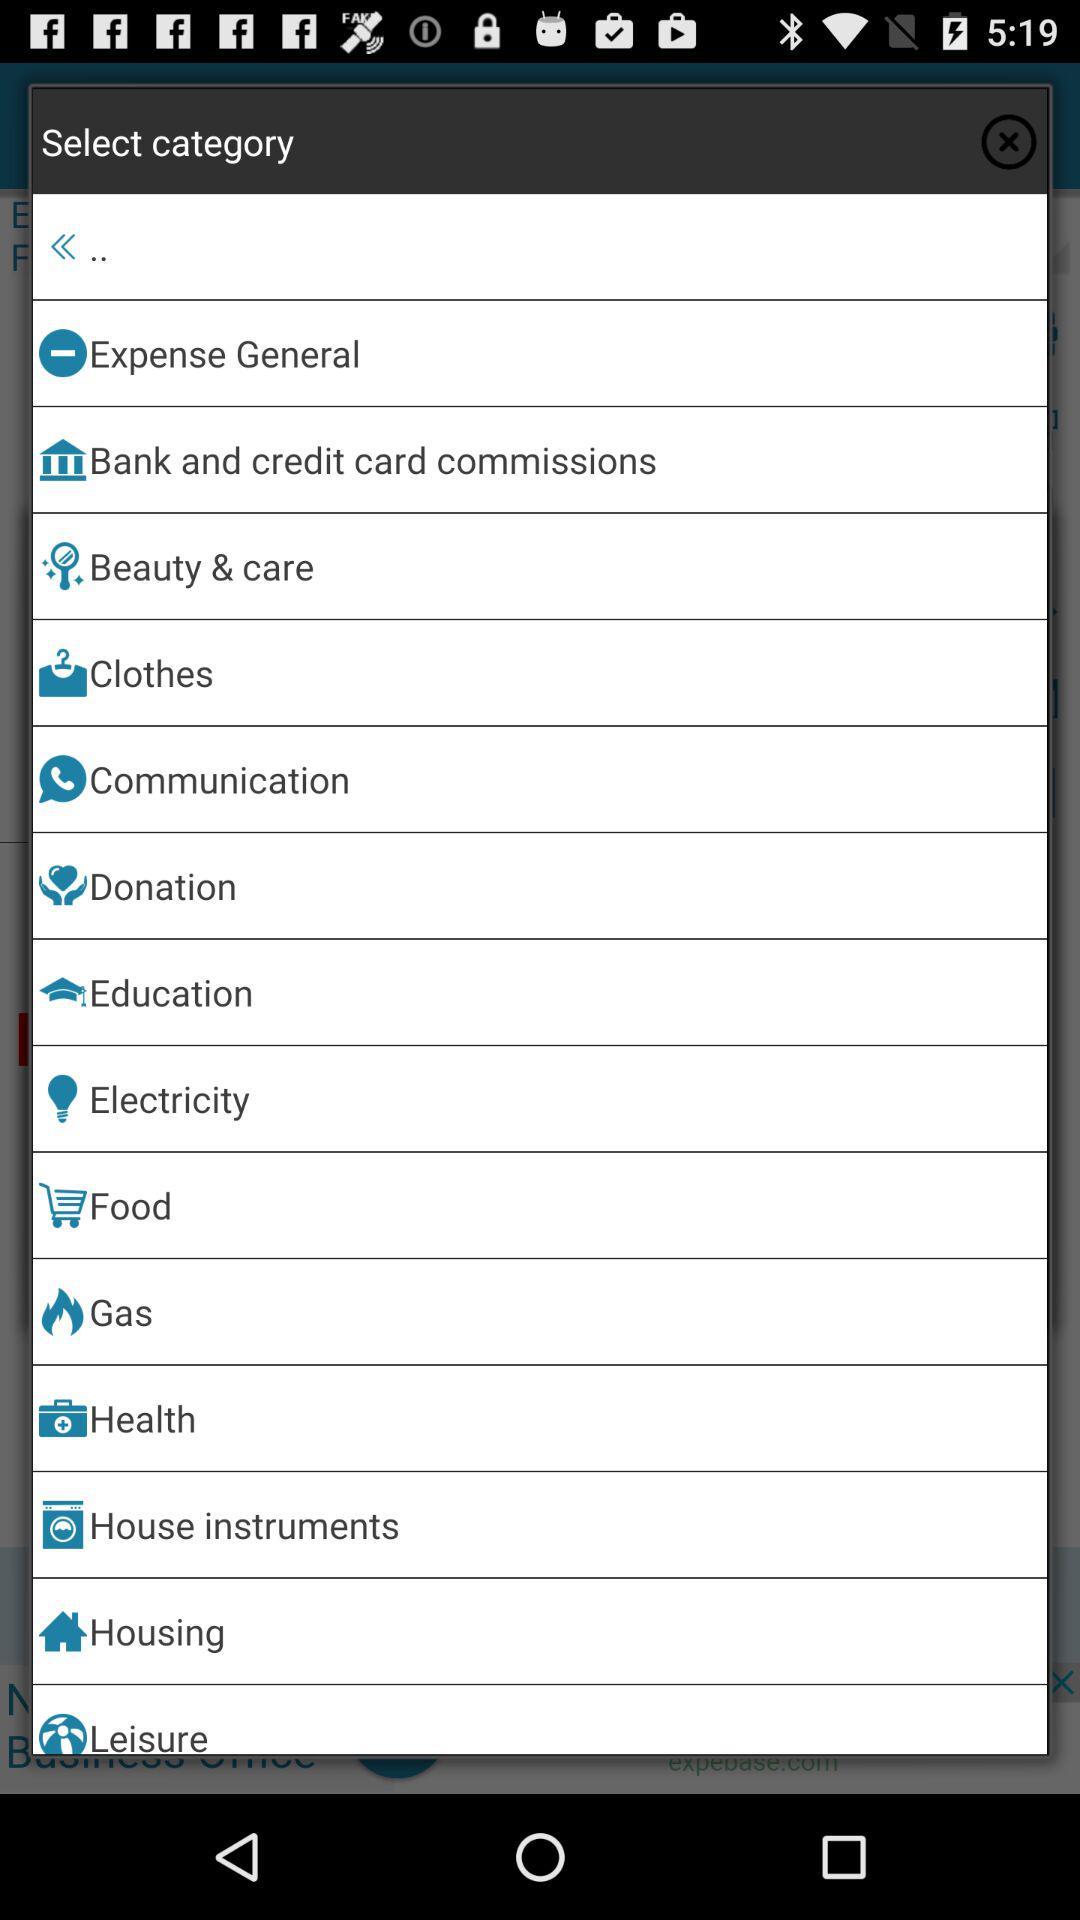  Describe the element at coordinates (564, 672) in the screenshot. I see `icon below beauty & care item` at that location.